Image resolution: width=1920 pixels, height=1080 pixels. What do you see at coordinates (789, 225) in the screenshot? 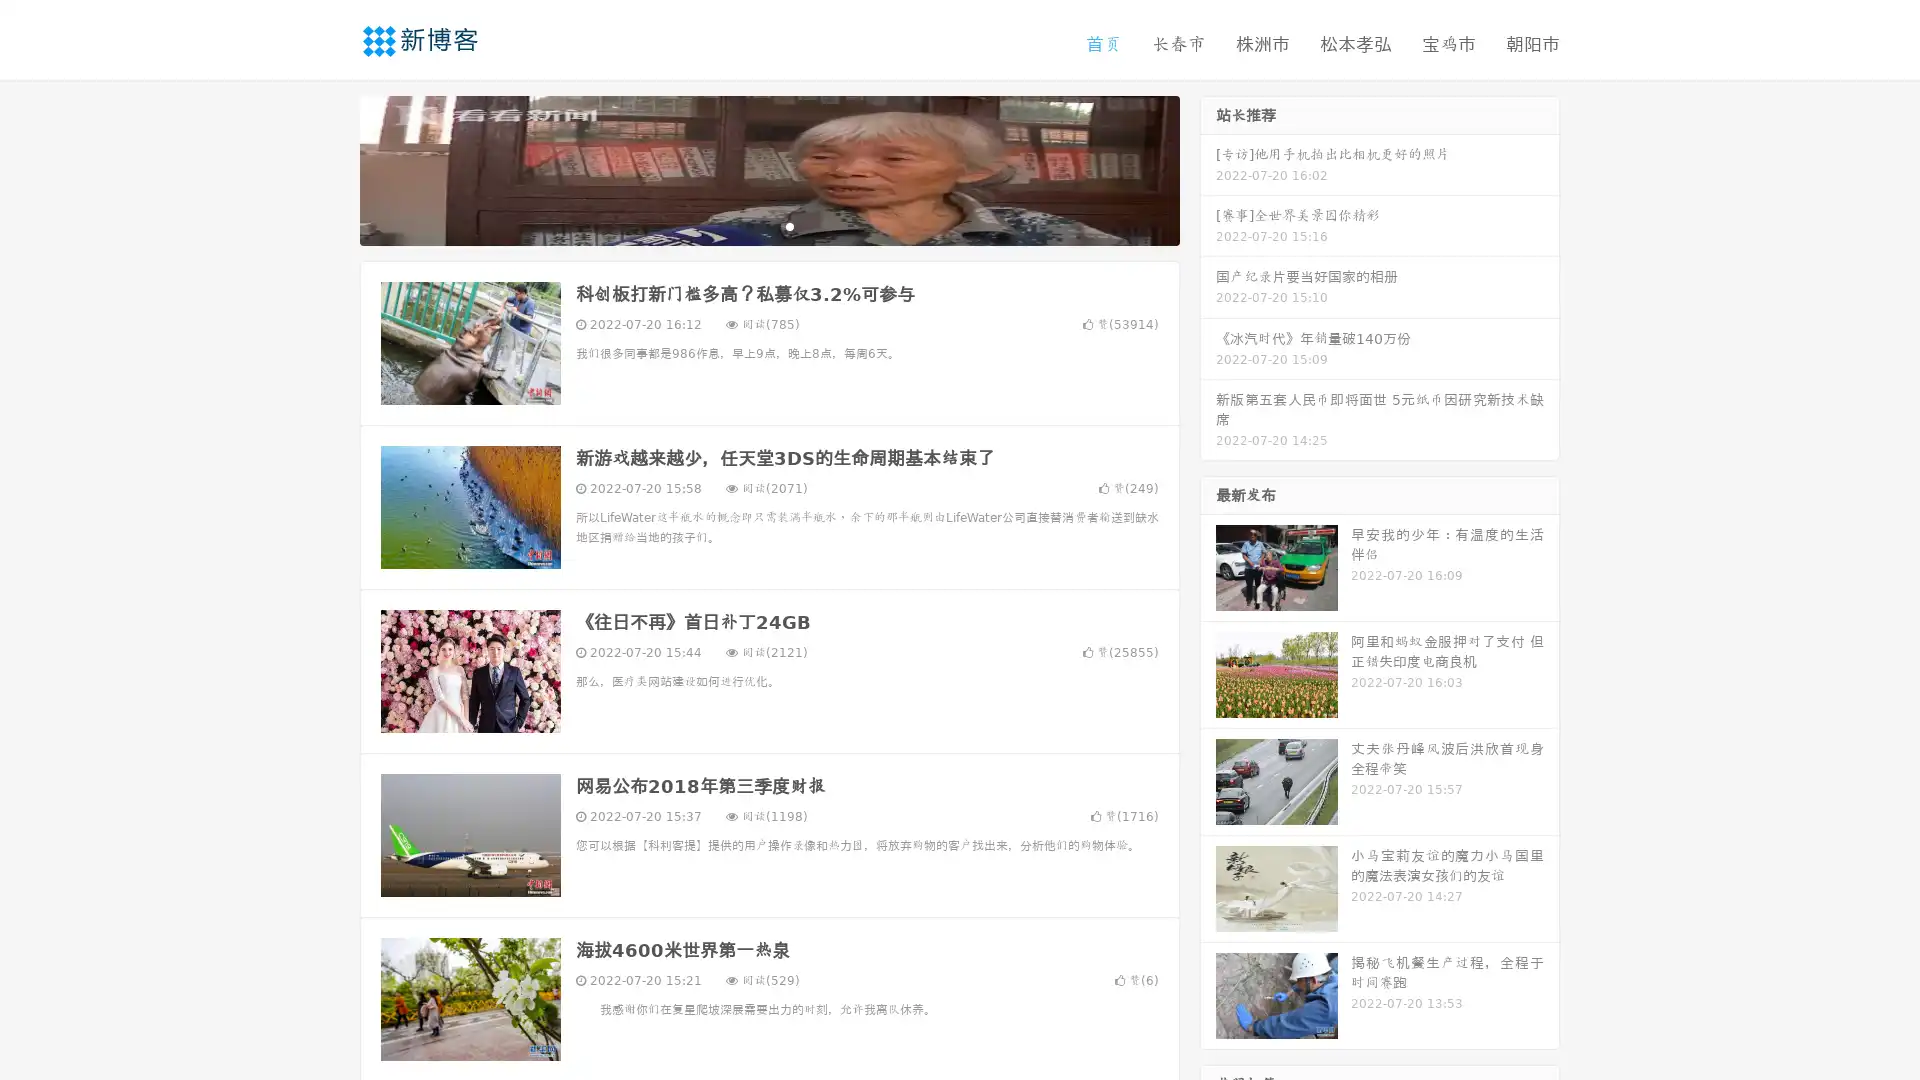
I see `Go to slide 3` at bounding box center [789, 225].